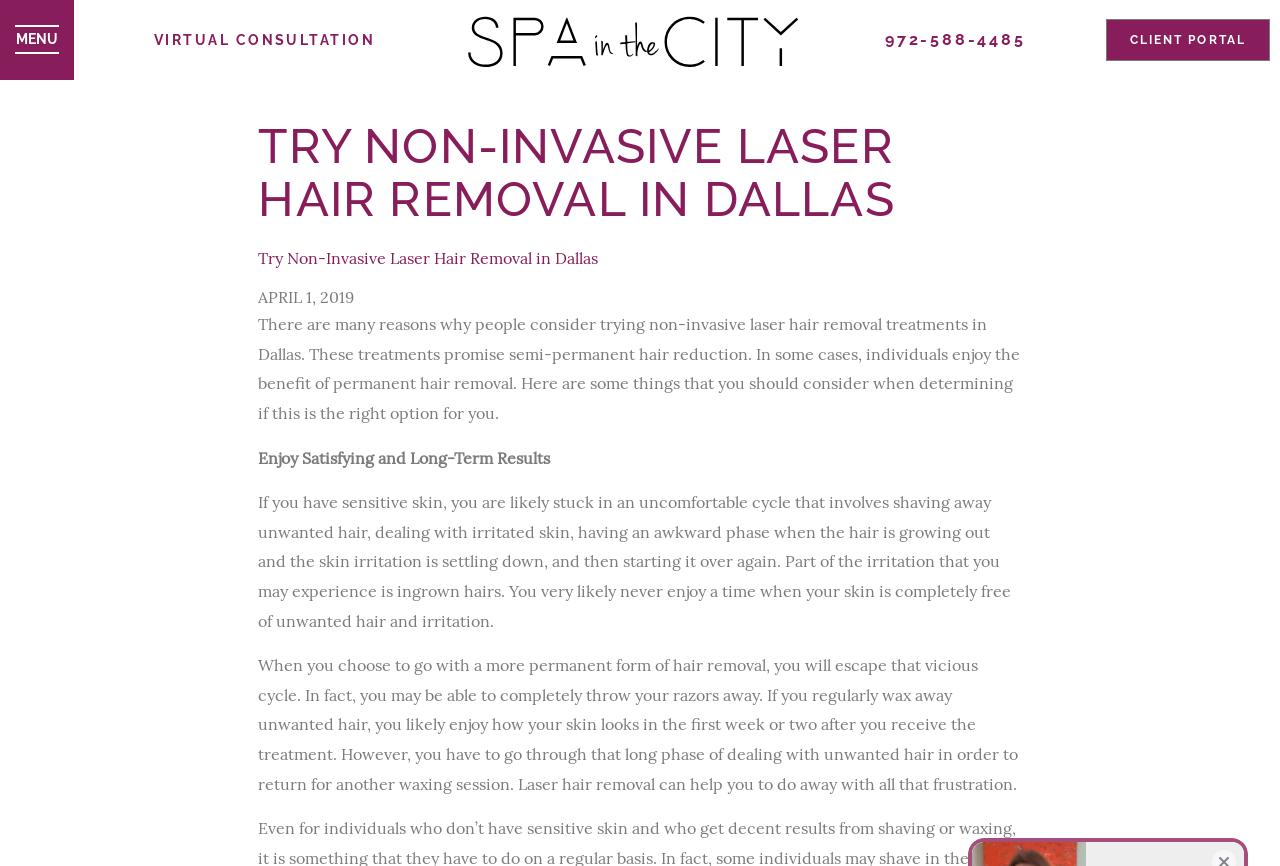 The width and height of the screenshot is (1280, 866). Describe the element at coordinates (263, 38) in the screenshot. I see `'Virtual Consultation'` at that location.